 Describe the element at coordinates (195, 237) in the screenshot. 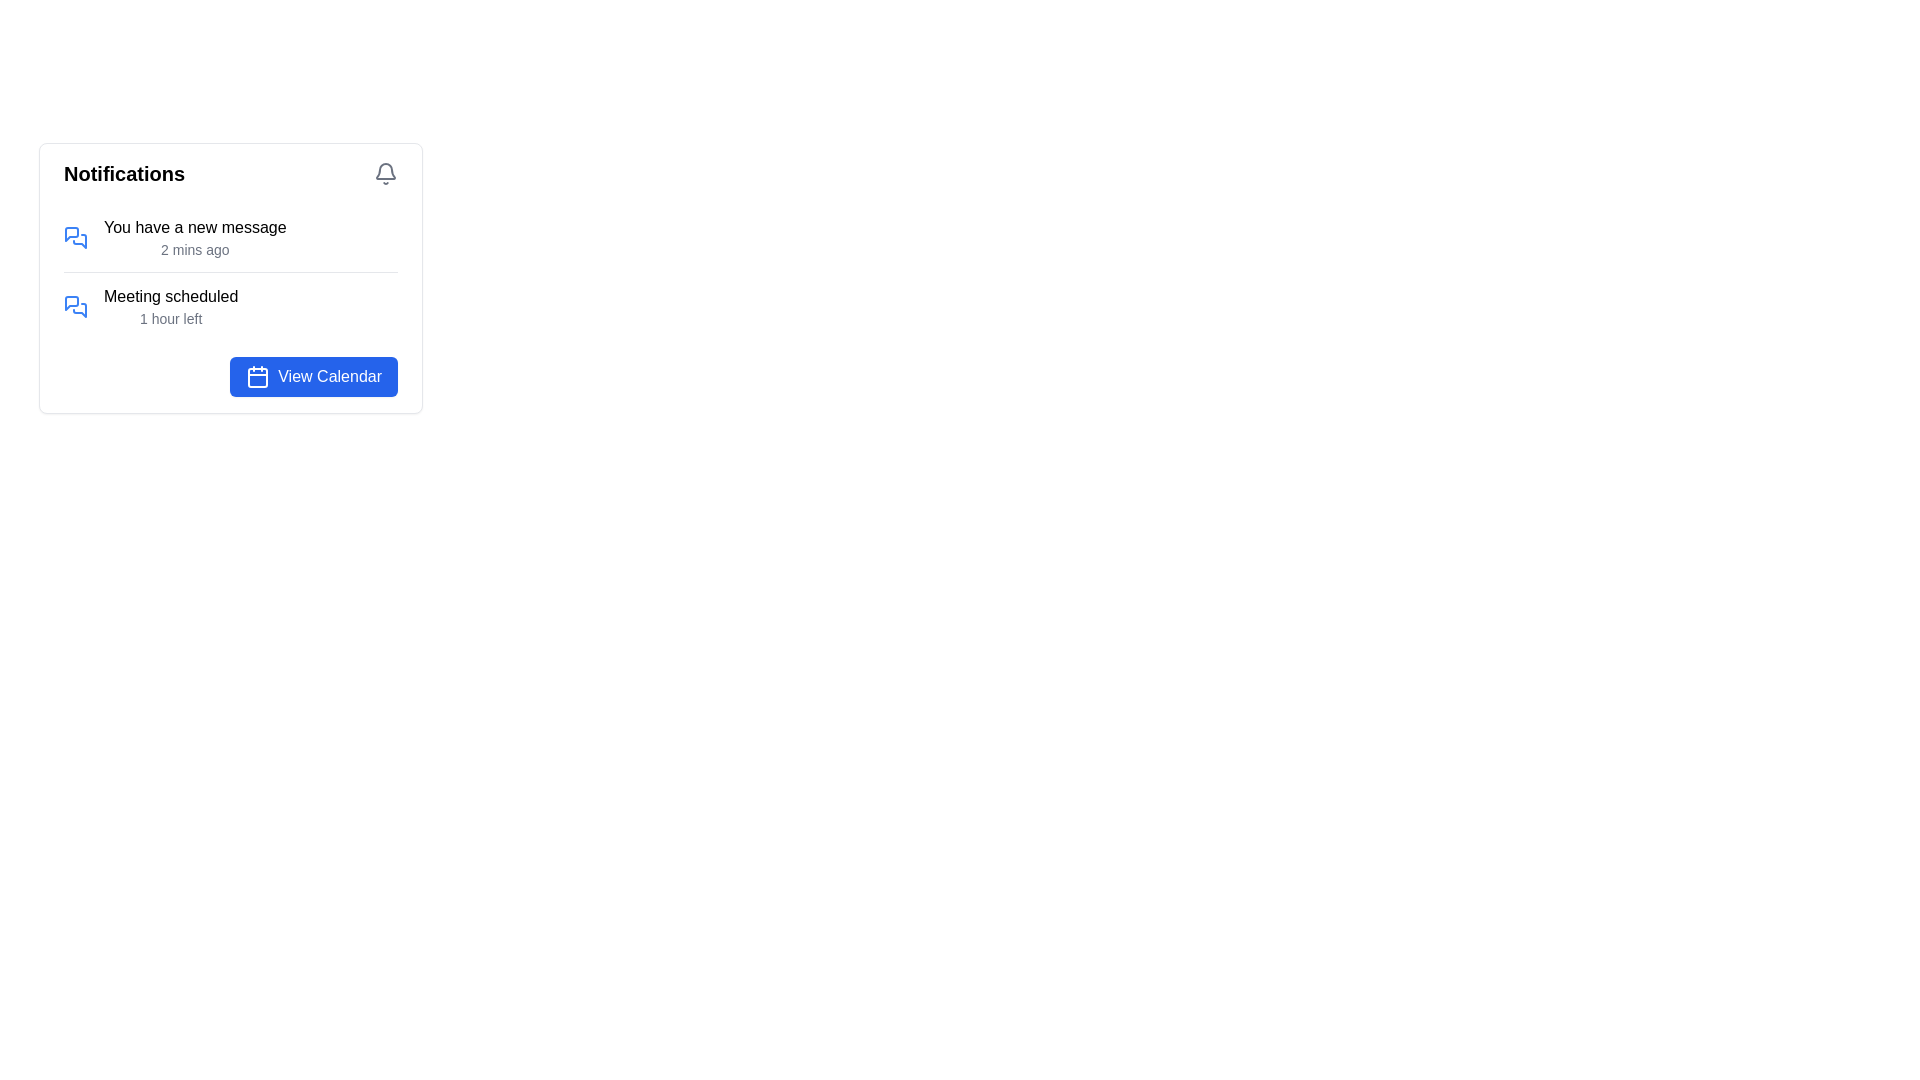

I see `the first notification block in the Notifications panel, which displays a notification message and a timestamp` at that location.